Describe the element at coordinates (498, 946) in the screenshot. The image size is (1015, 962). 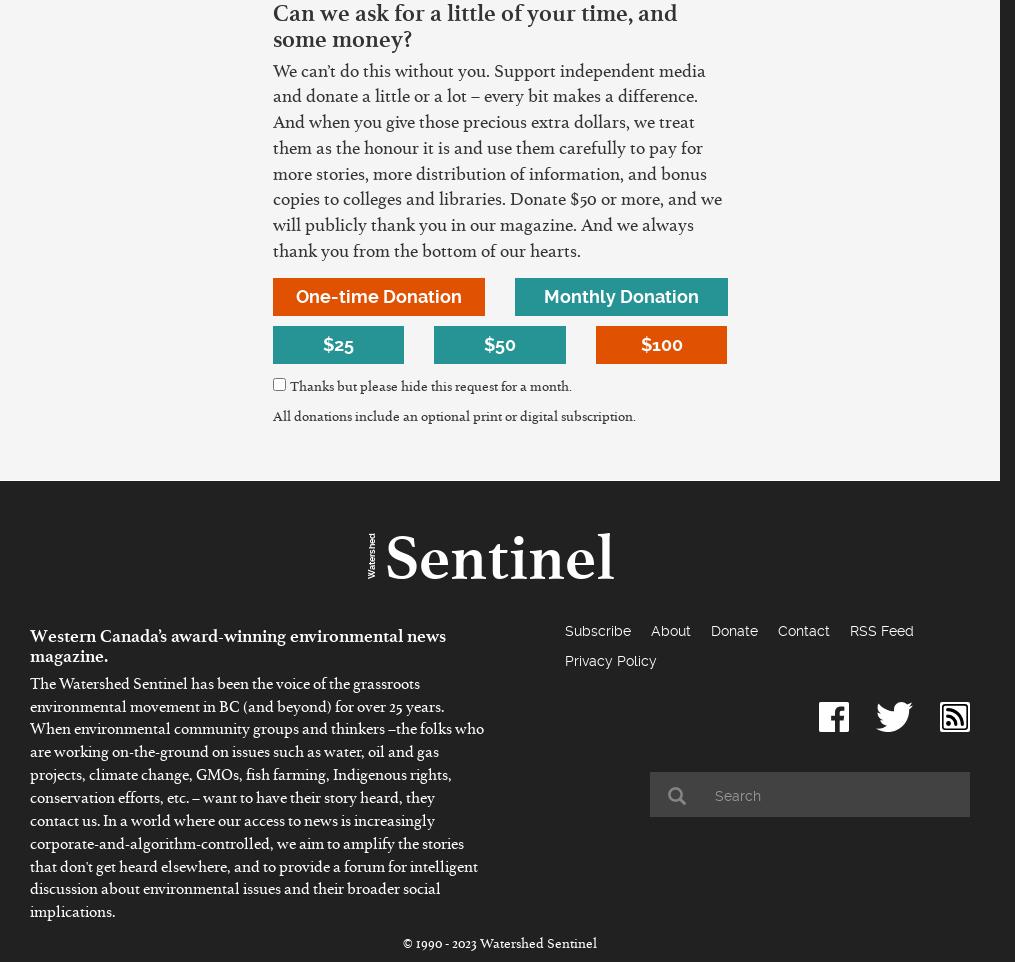
I see `'© 1990 - 2023 Watershed Sentinel'` at that location.